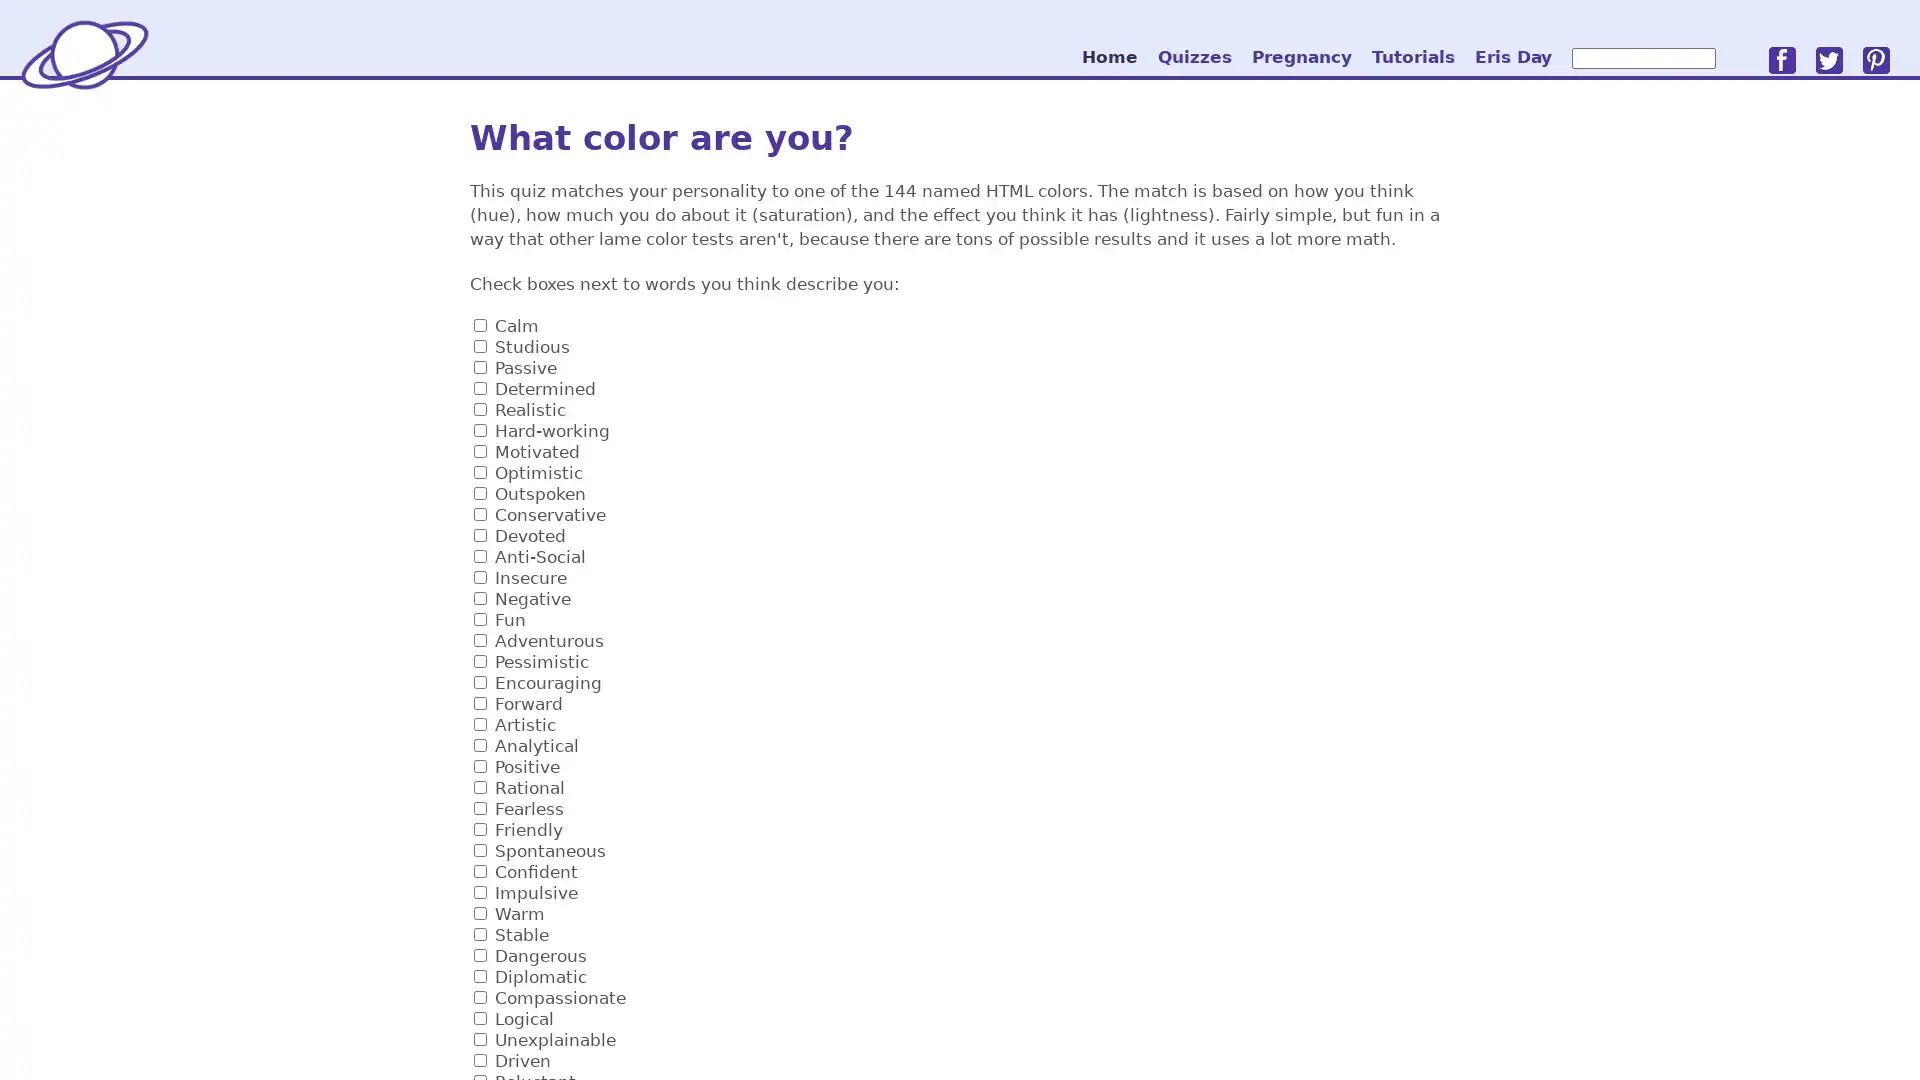 The image size is (1920, 1080). What do you see at coordinates (1733, 56) in the screenshot?
I see `go` at bounding box center [1733, 56].